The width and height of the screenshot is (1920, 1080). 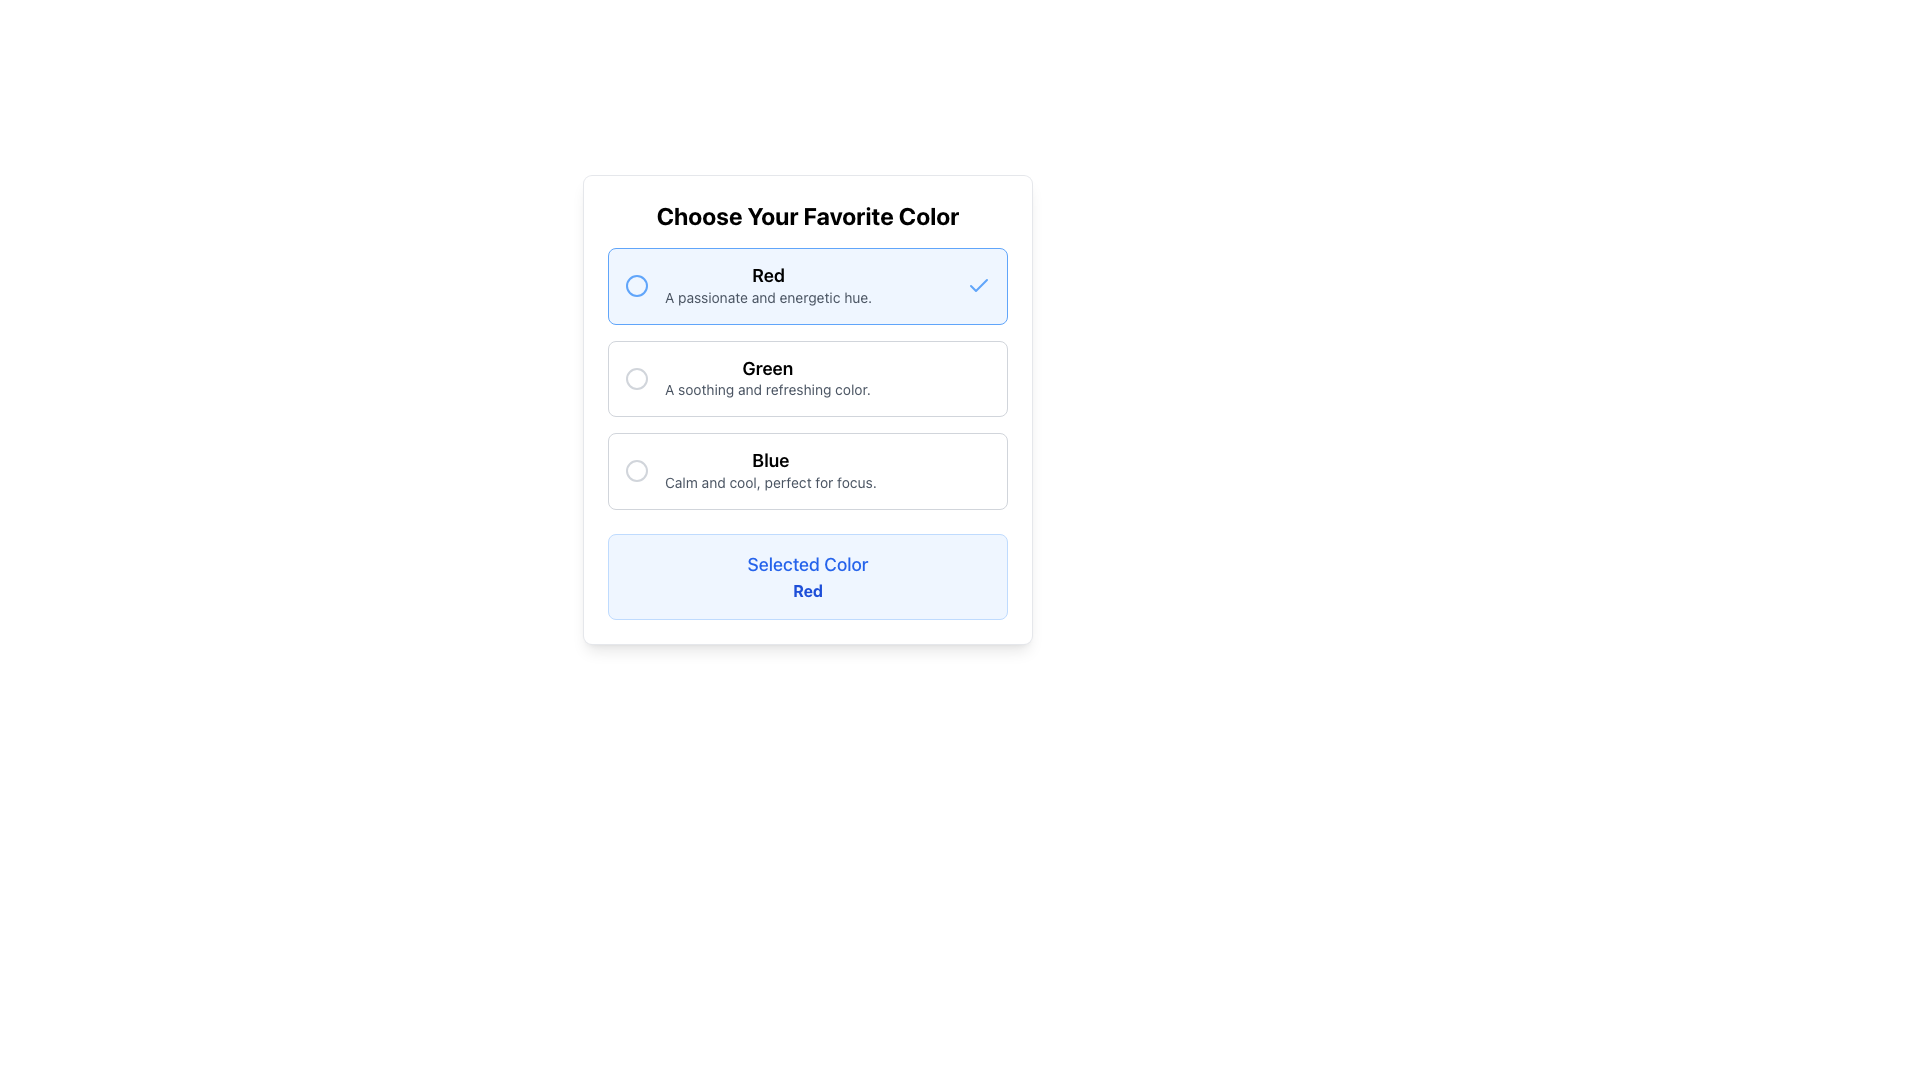 What do you see at coordinates (807, 285) in the screenshot?
I see `the 'Red' option selectable item in the list of favorite color options` at bounding box center [807, 285].